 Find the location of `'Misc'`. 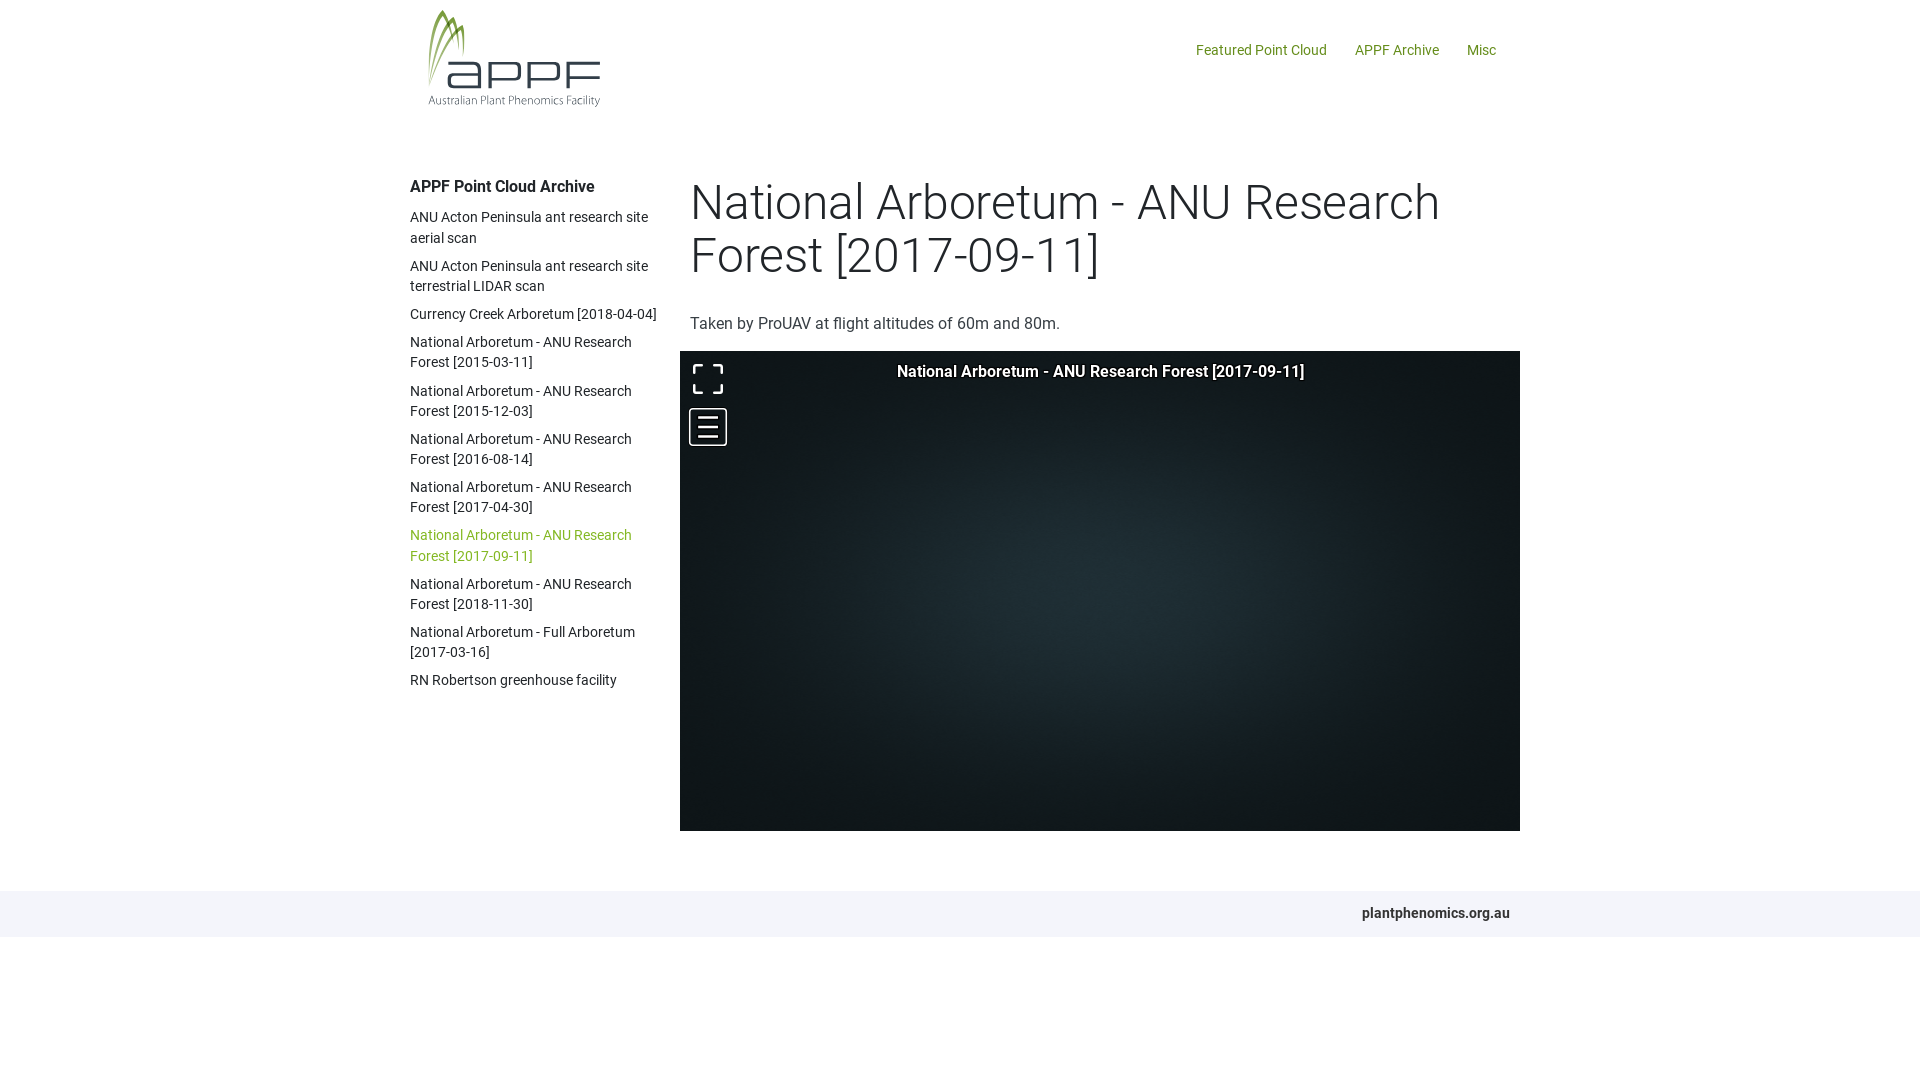

'Misc' is located at coordinates (1481, 49).